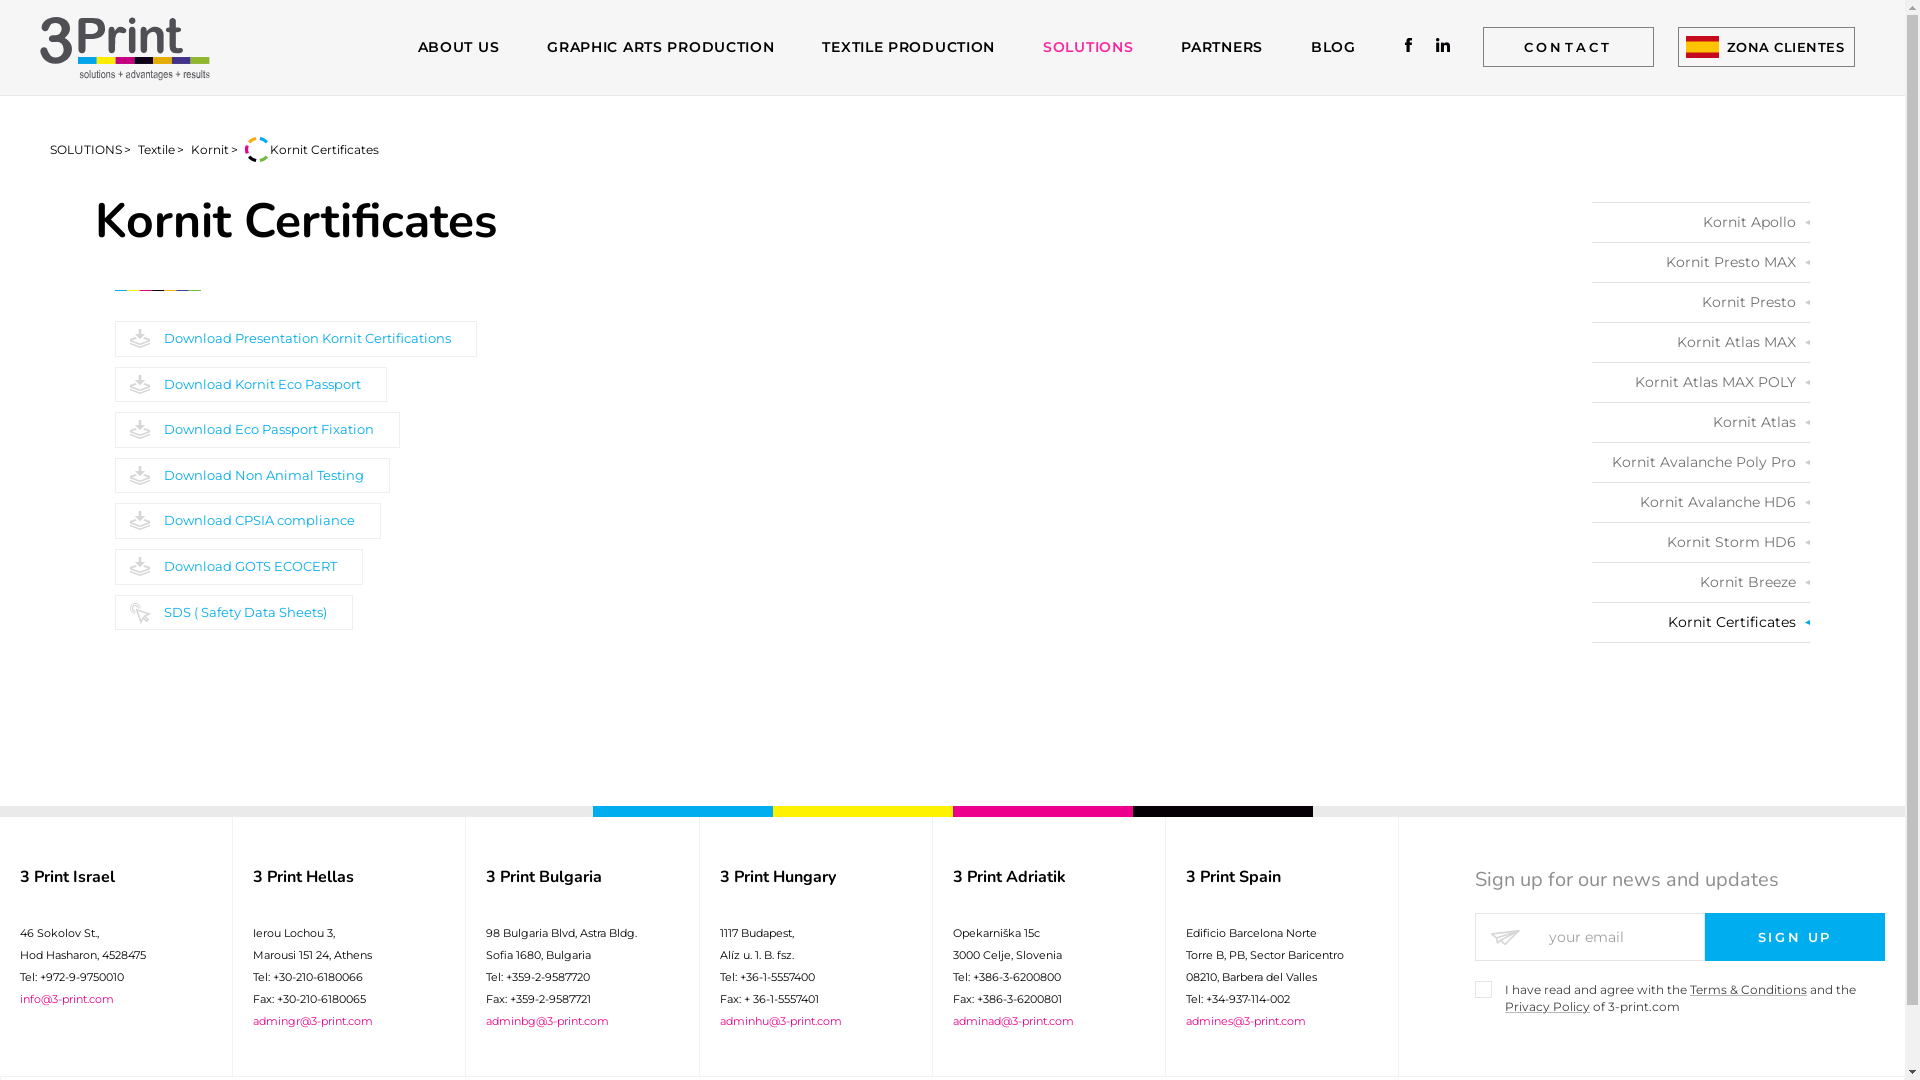 This screenshot has width=1920, height=1080. Describe the element at coordinates (295, 338) in the screenshot. I see `'Download Presentation Kornit Certifications'` at that location.